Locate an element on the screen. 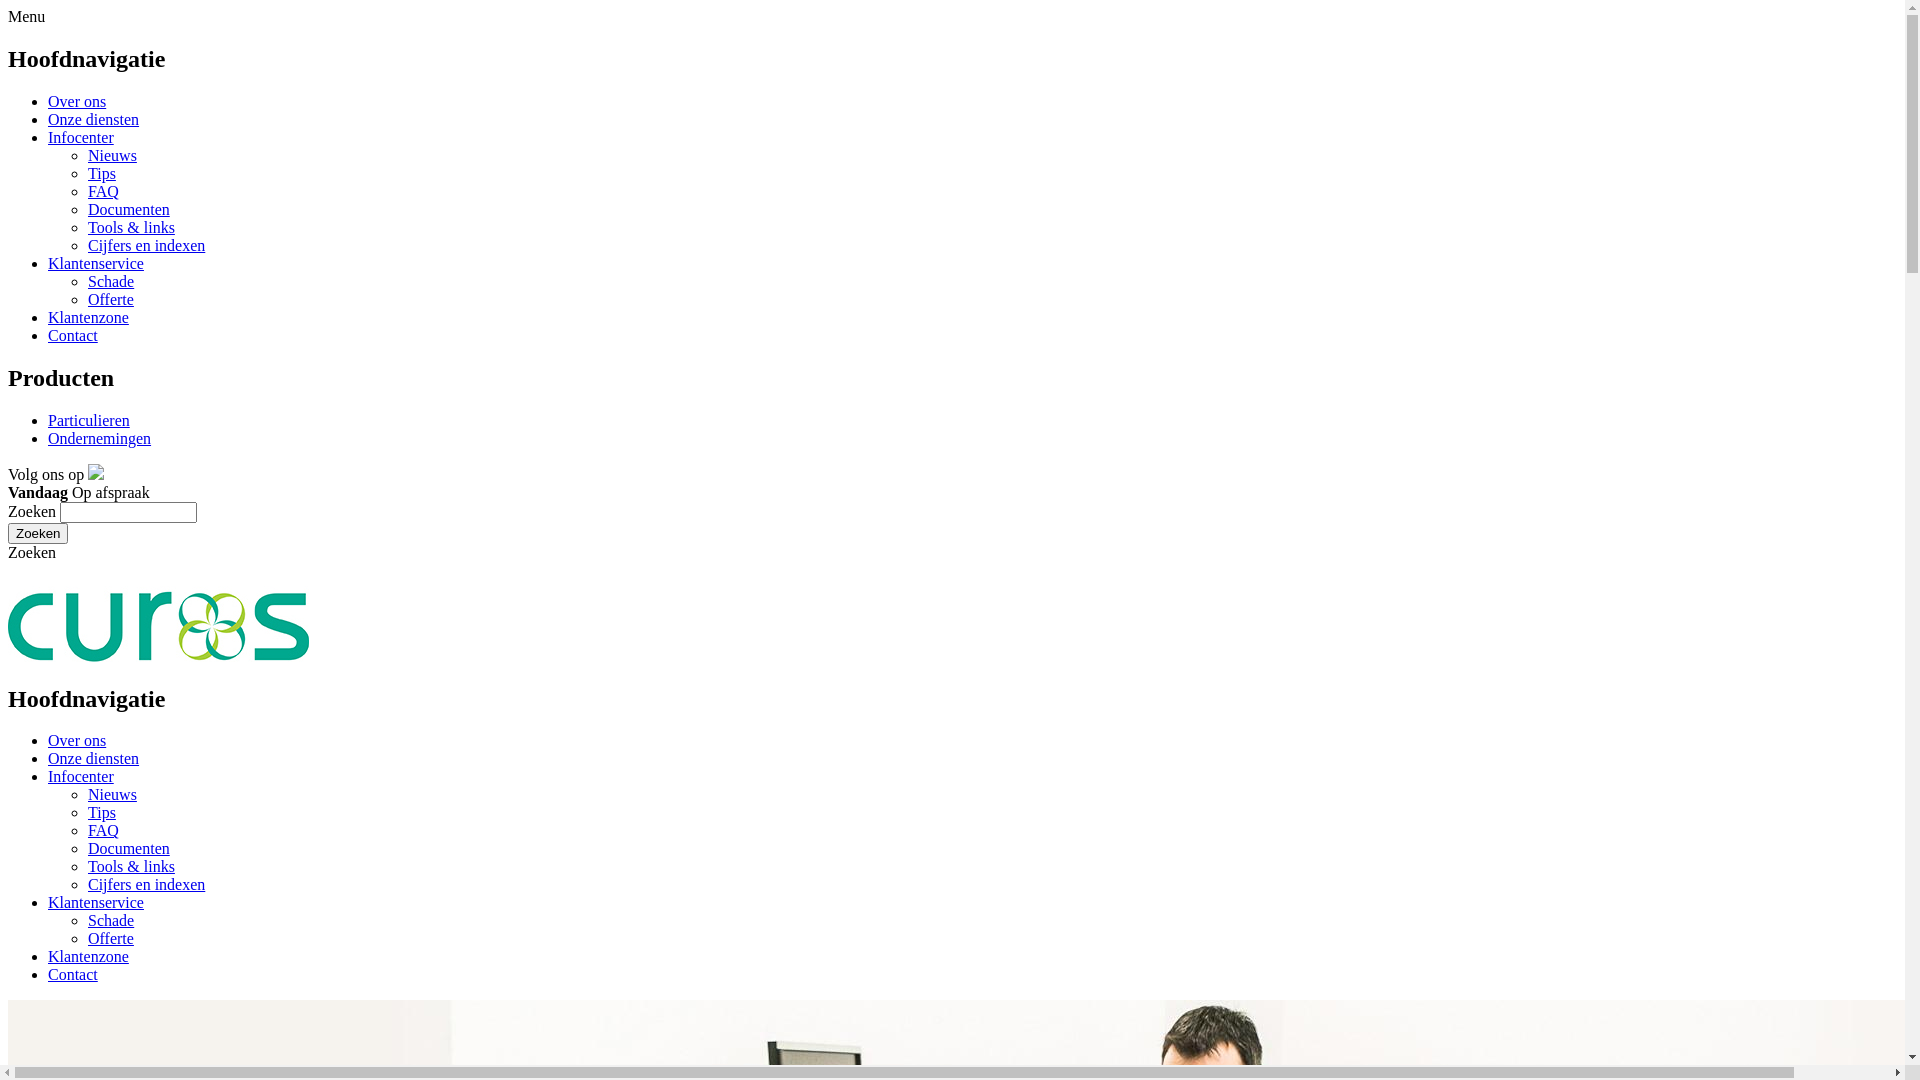  'Offerte' is located at coordinates (109, 299).